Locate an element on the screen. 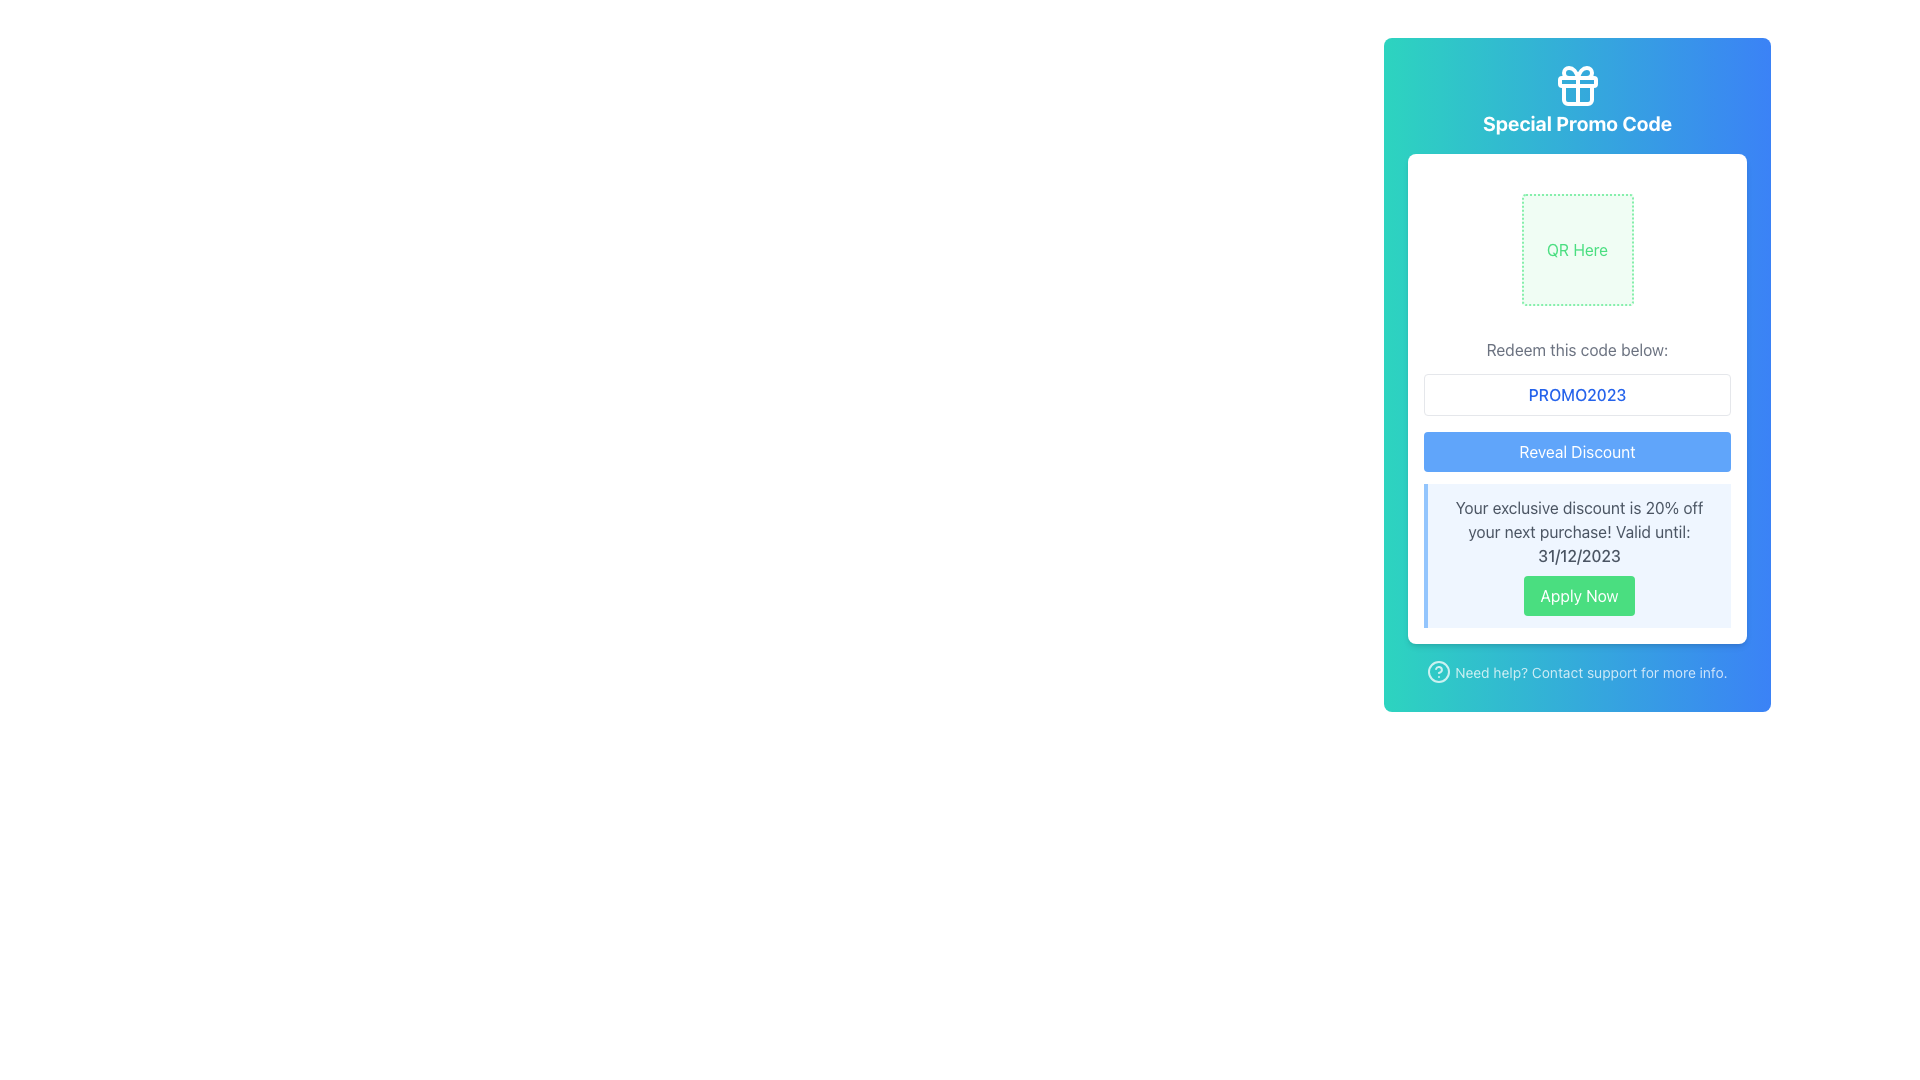 This screenshot has height=1080, width=1920. the informational header static text label that instructs users to redeem the promotional code 'PROMO2023', which is positioned below the 'QR Here' section and above the promotional code text is located at coordinates (1576, 349).